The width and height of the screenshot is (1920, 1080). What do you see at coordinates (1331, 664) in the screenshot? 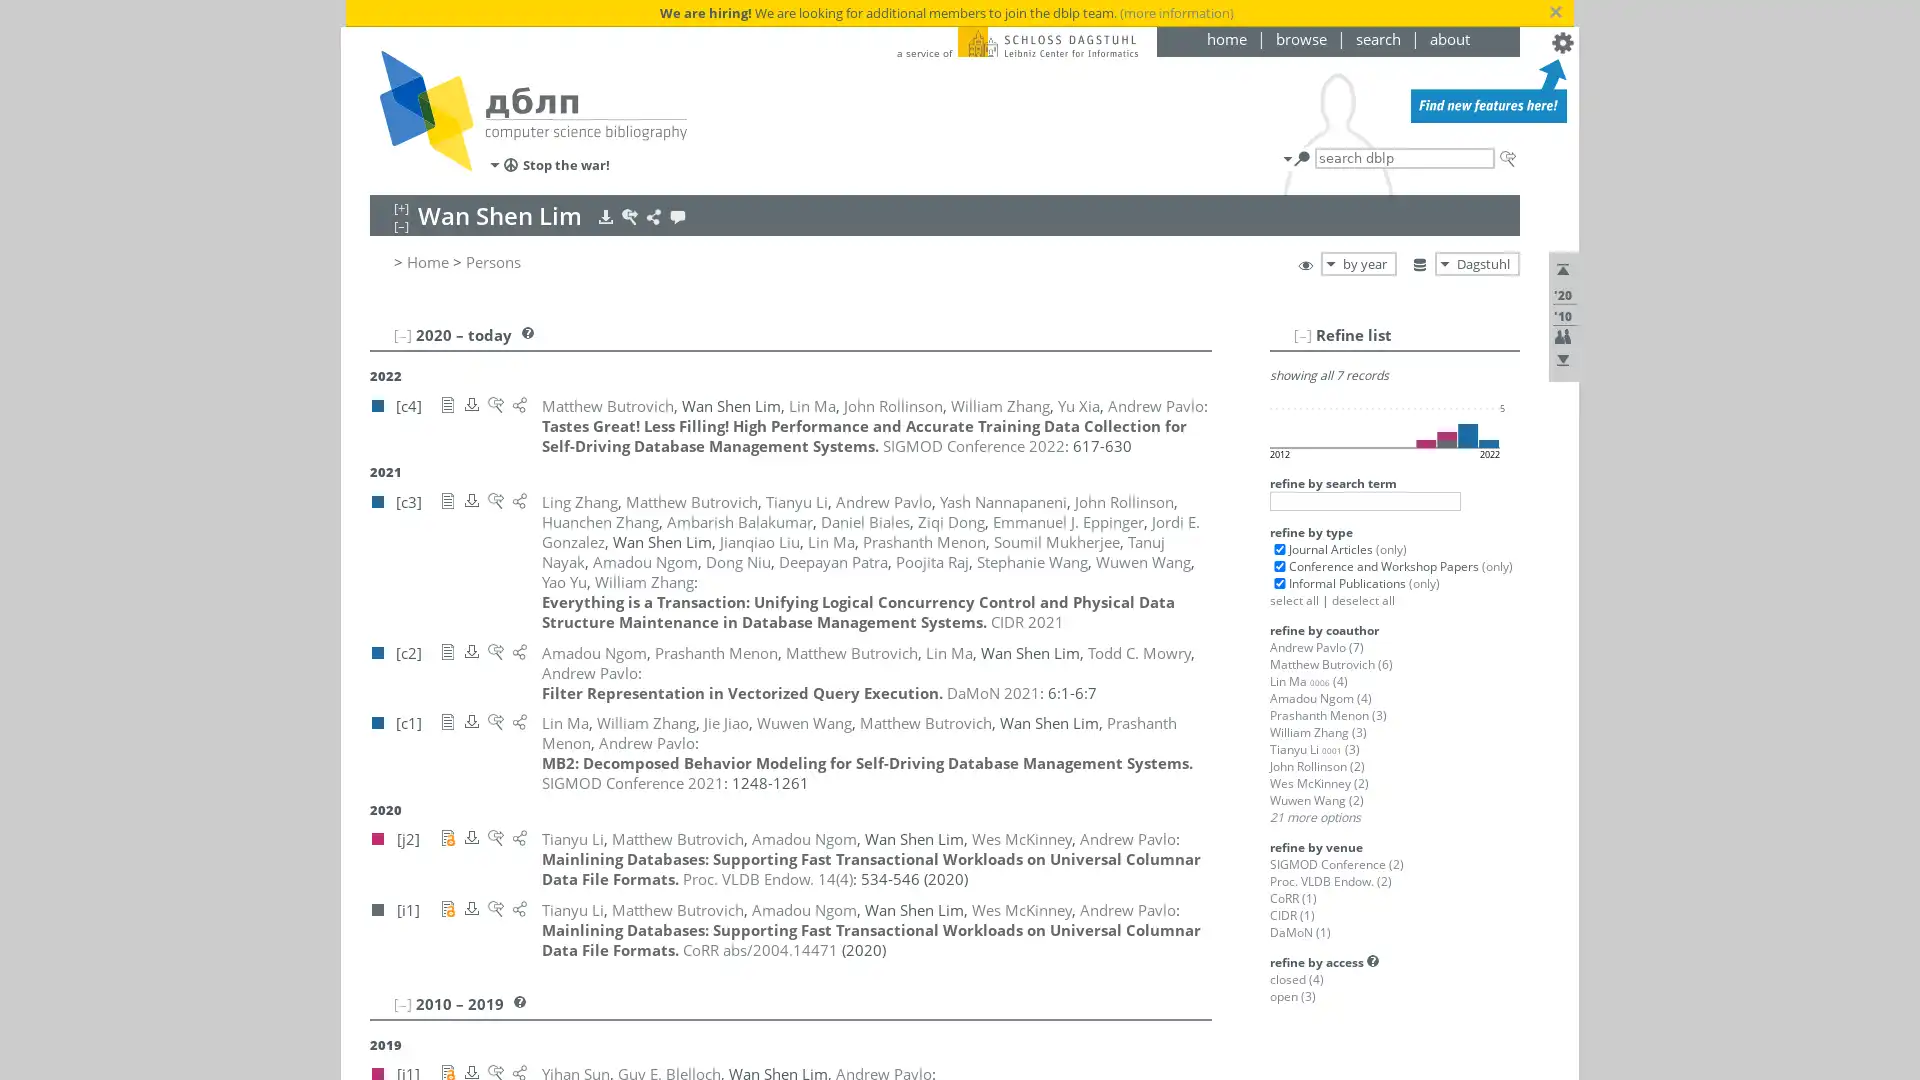
I see `Matthew Butrovich (6)` at bounding box center [1331, 664].